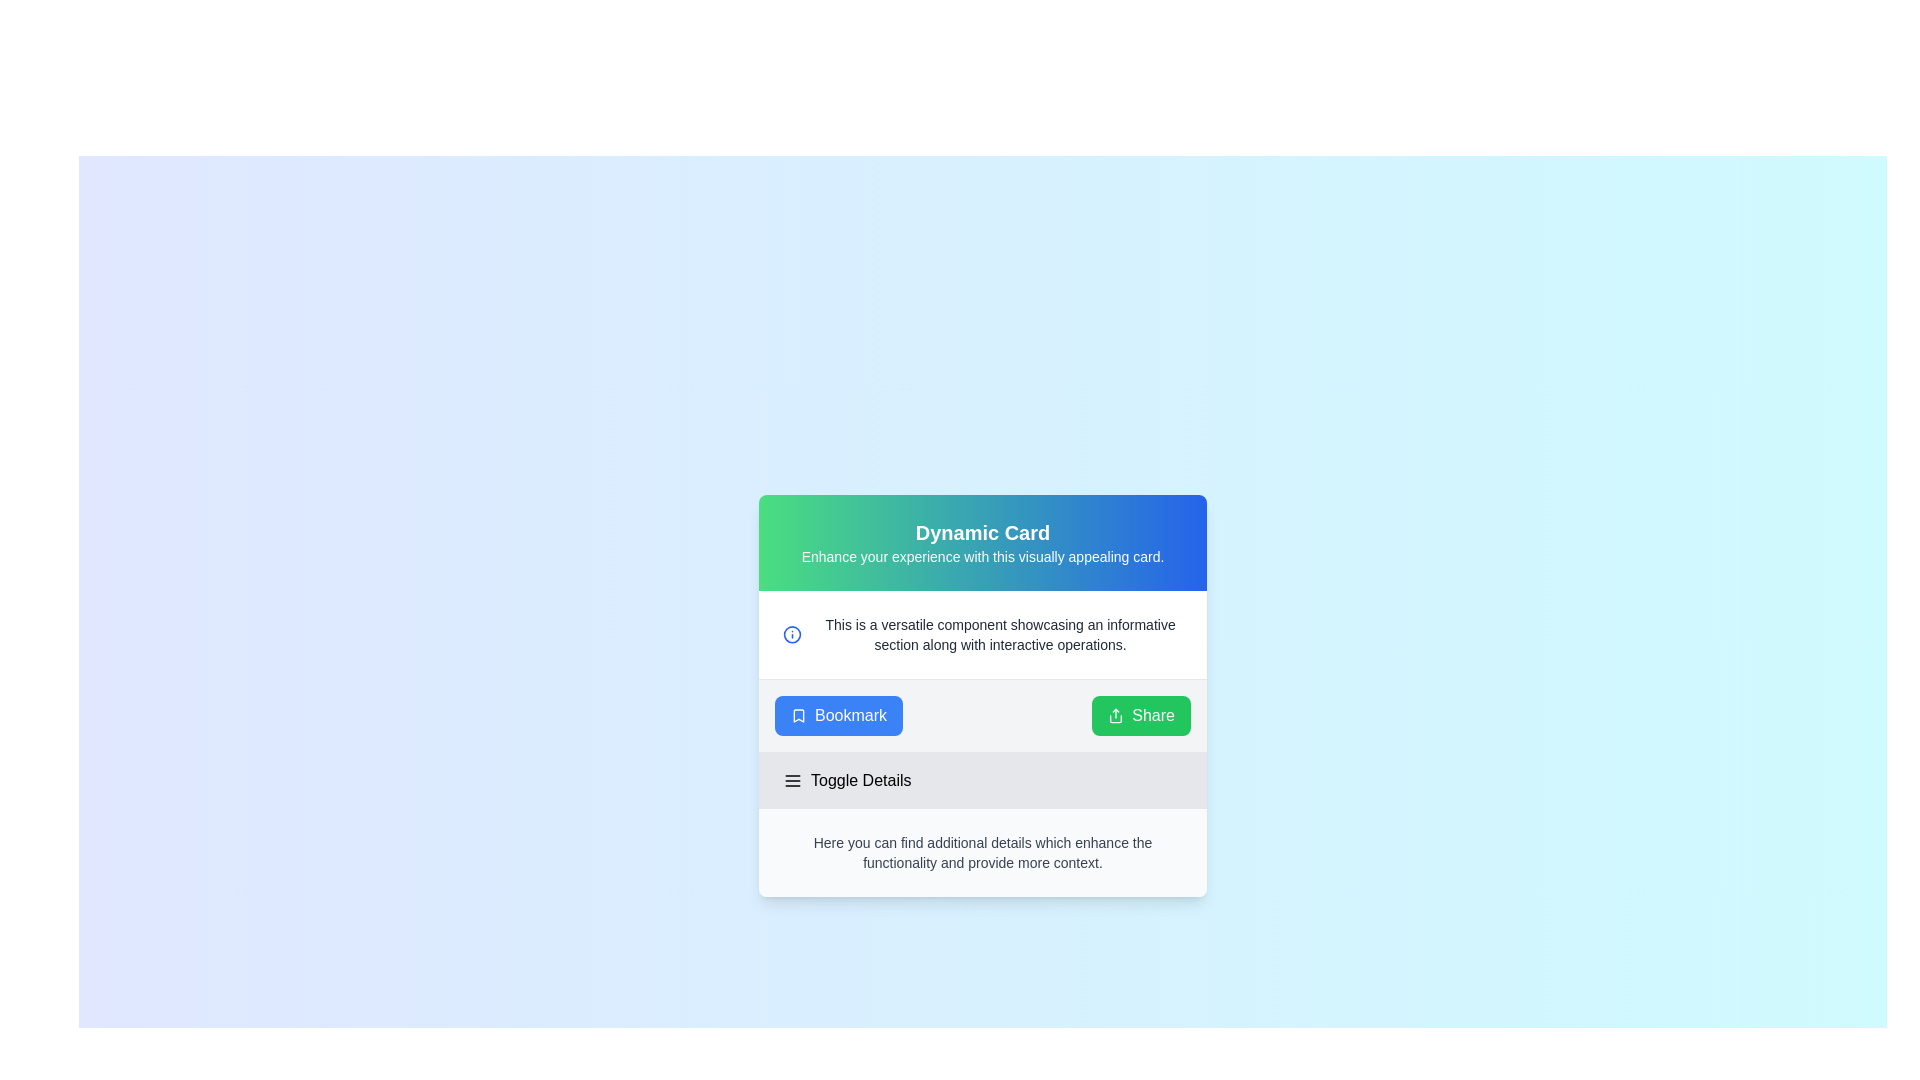 The image size is (1920, 1080). What do you see at coordinates (1141, 715) in the screenshot?
I see `the green 'Share' button with a white rounded appearance and an upward curved arrow icon` at bounding box center [1141, 715].